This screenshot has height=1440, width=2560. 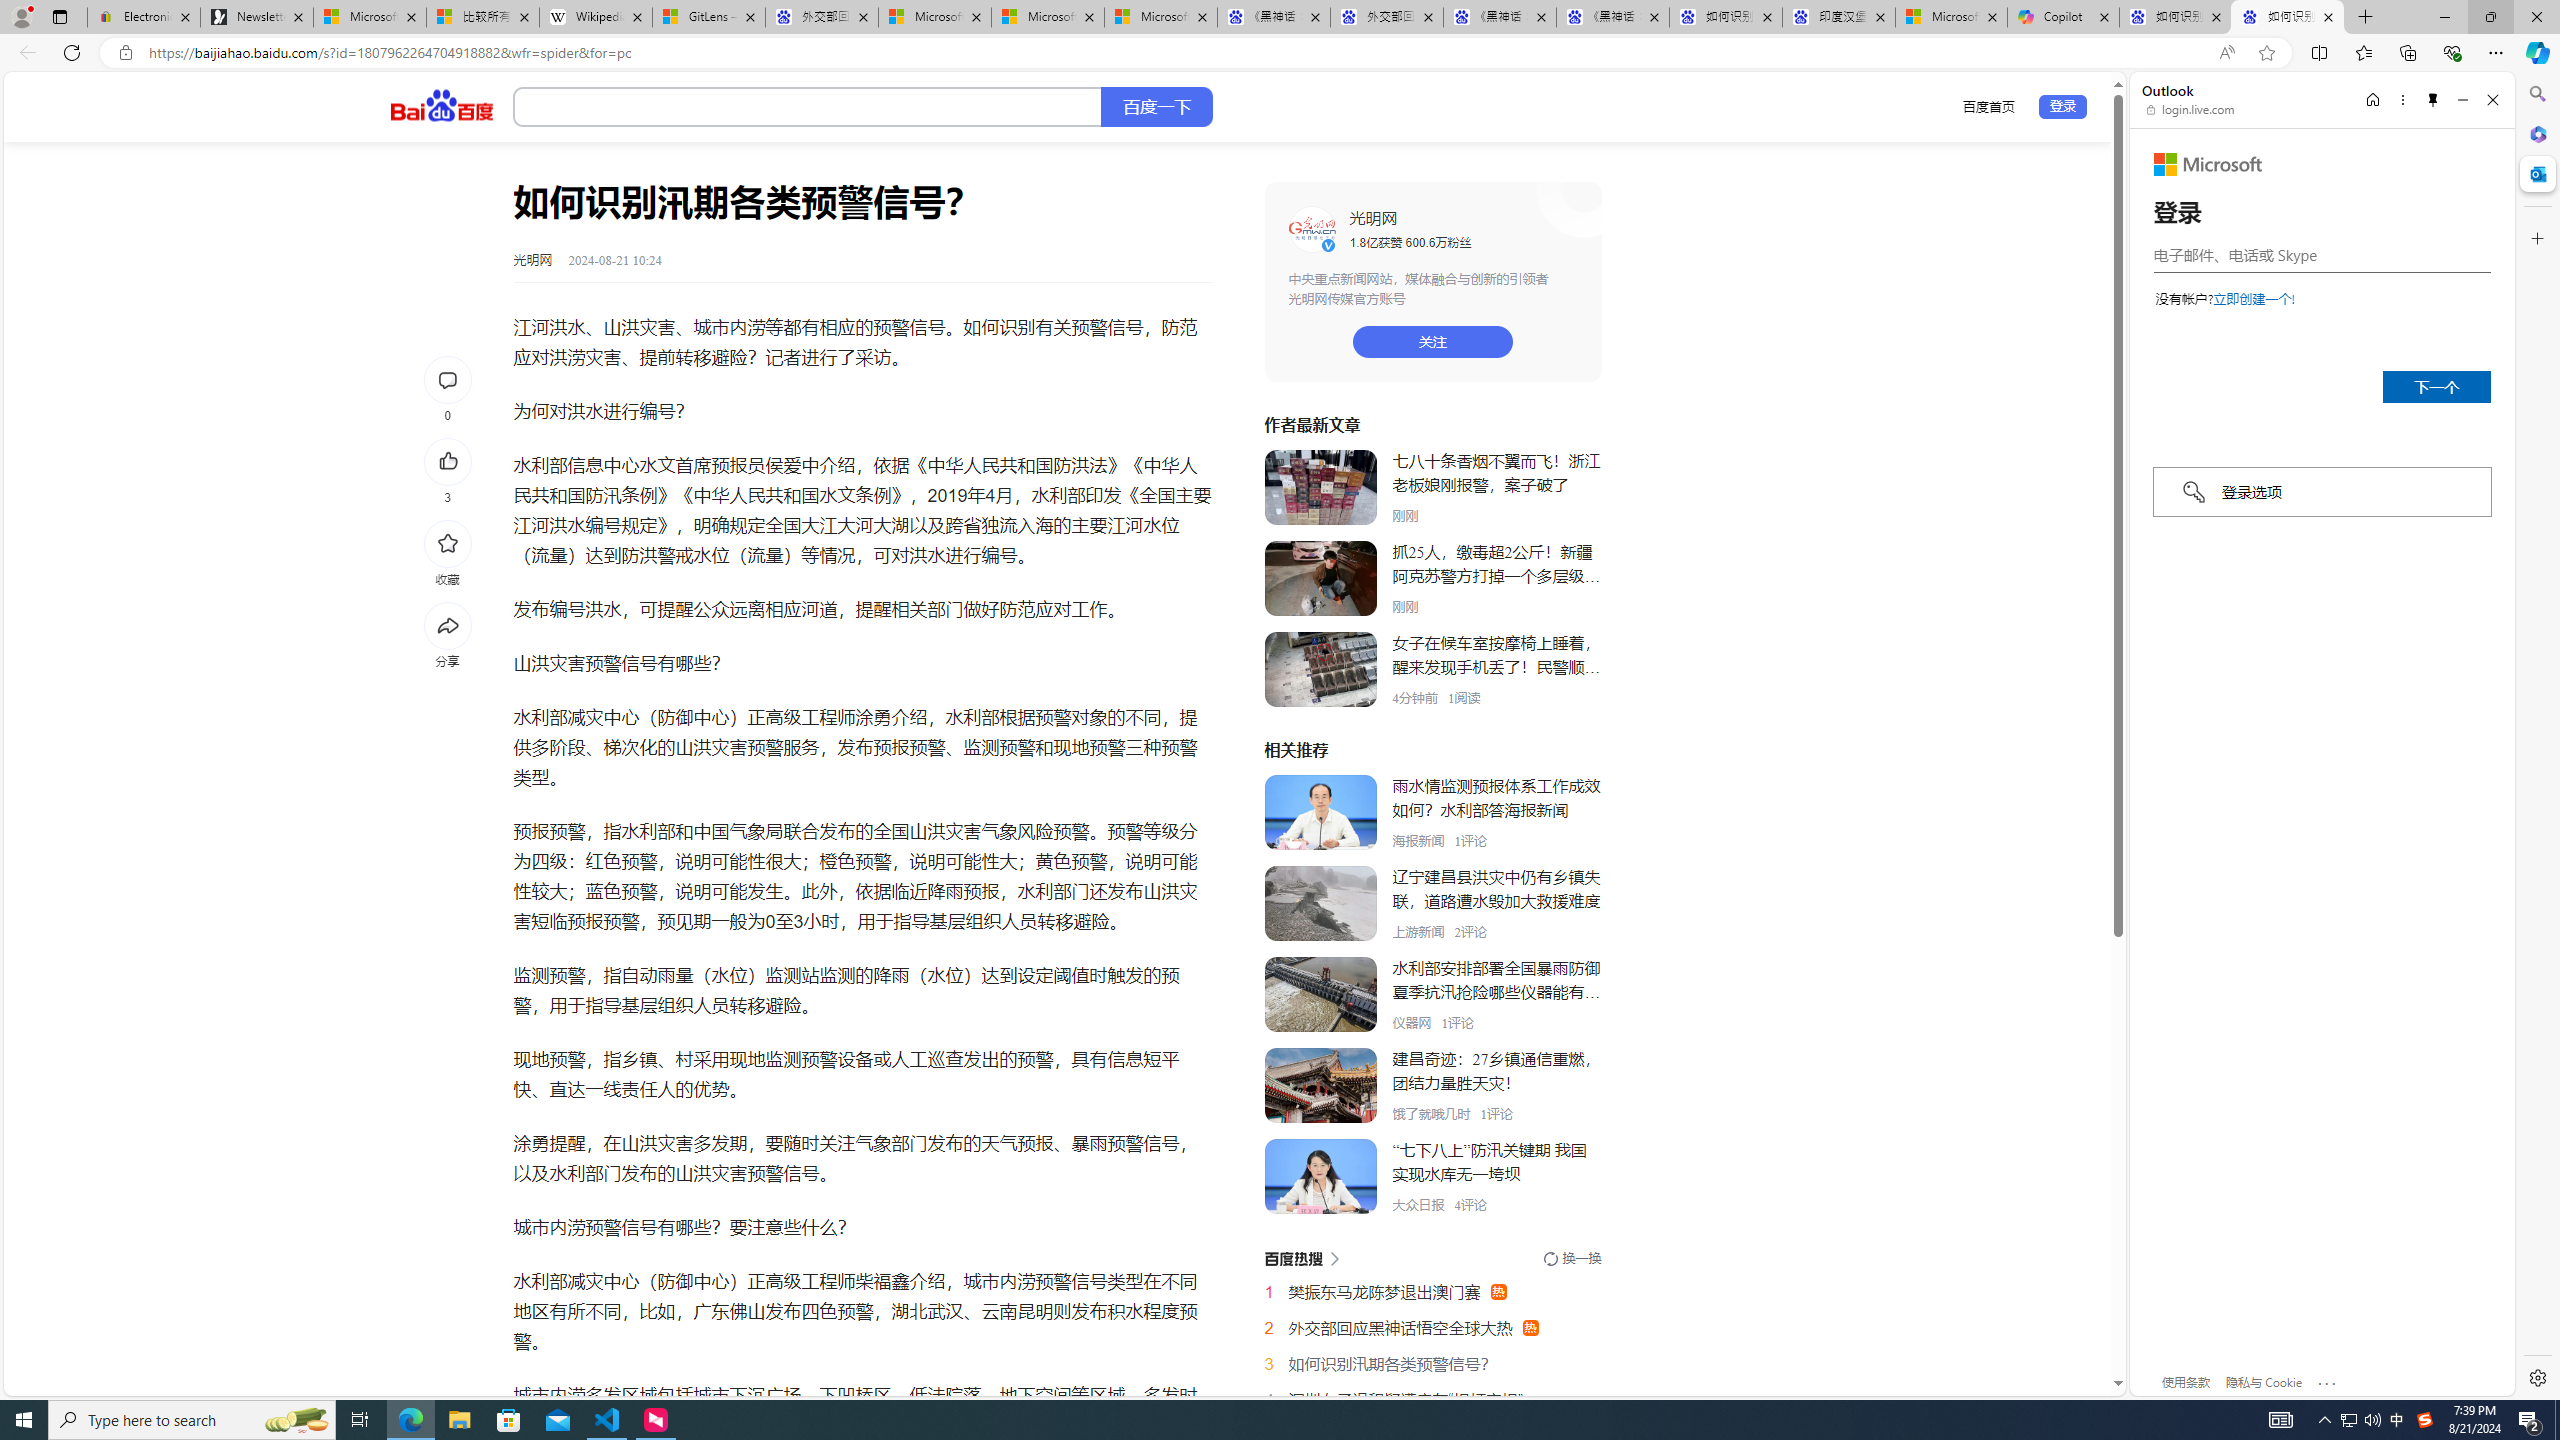 I want to click on 'Class: XDq7y', so click(x=1320, y=1175).